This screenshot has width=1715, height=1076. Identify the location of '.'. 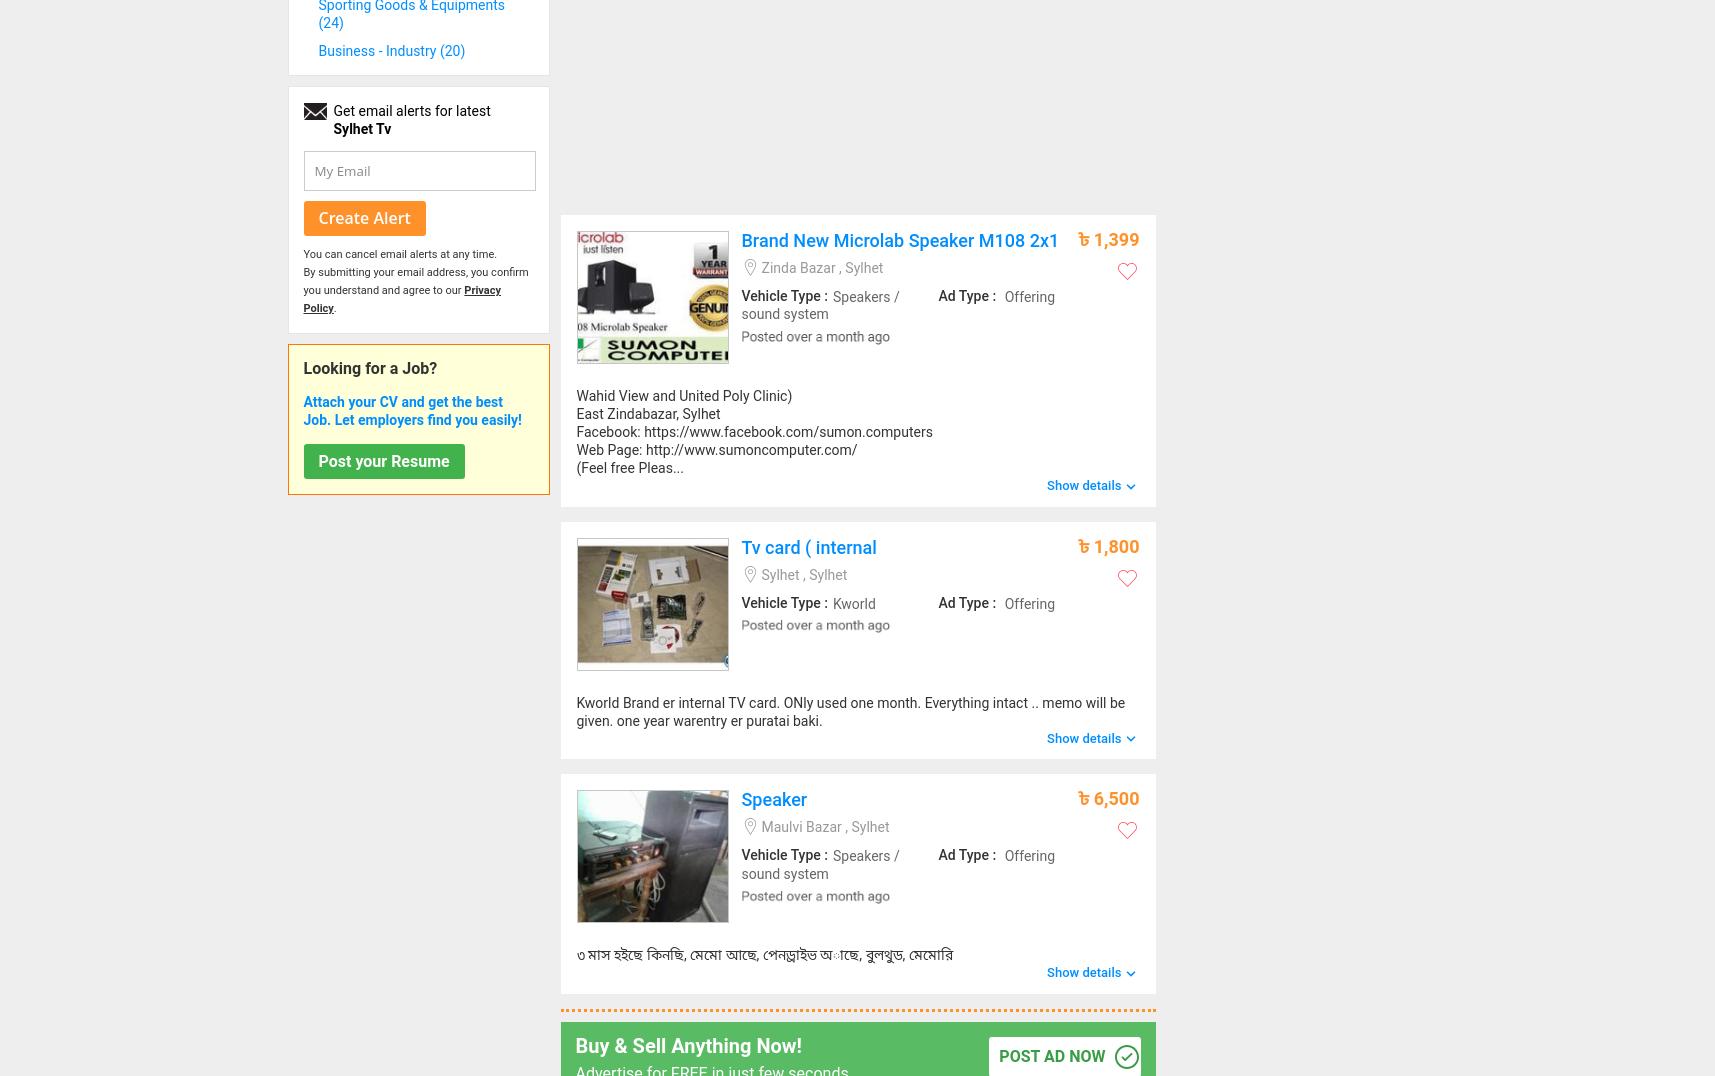
(333, 307).